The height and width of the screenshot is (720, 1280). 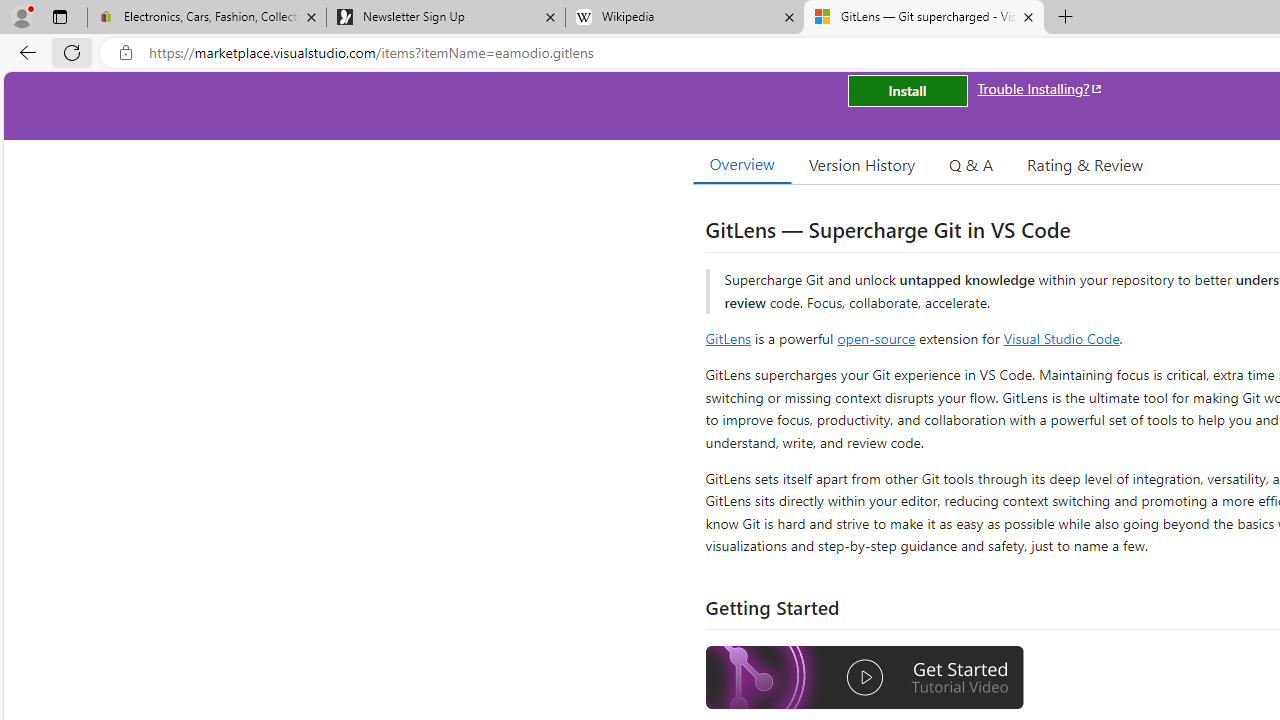 What do you see at coordinates (1060, 337) in the screenshot?
I see `'Visual Studio Code'` at bounding box center [1060, 337].